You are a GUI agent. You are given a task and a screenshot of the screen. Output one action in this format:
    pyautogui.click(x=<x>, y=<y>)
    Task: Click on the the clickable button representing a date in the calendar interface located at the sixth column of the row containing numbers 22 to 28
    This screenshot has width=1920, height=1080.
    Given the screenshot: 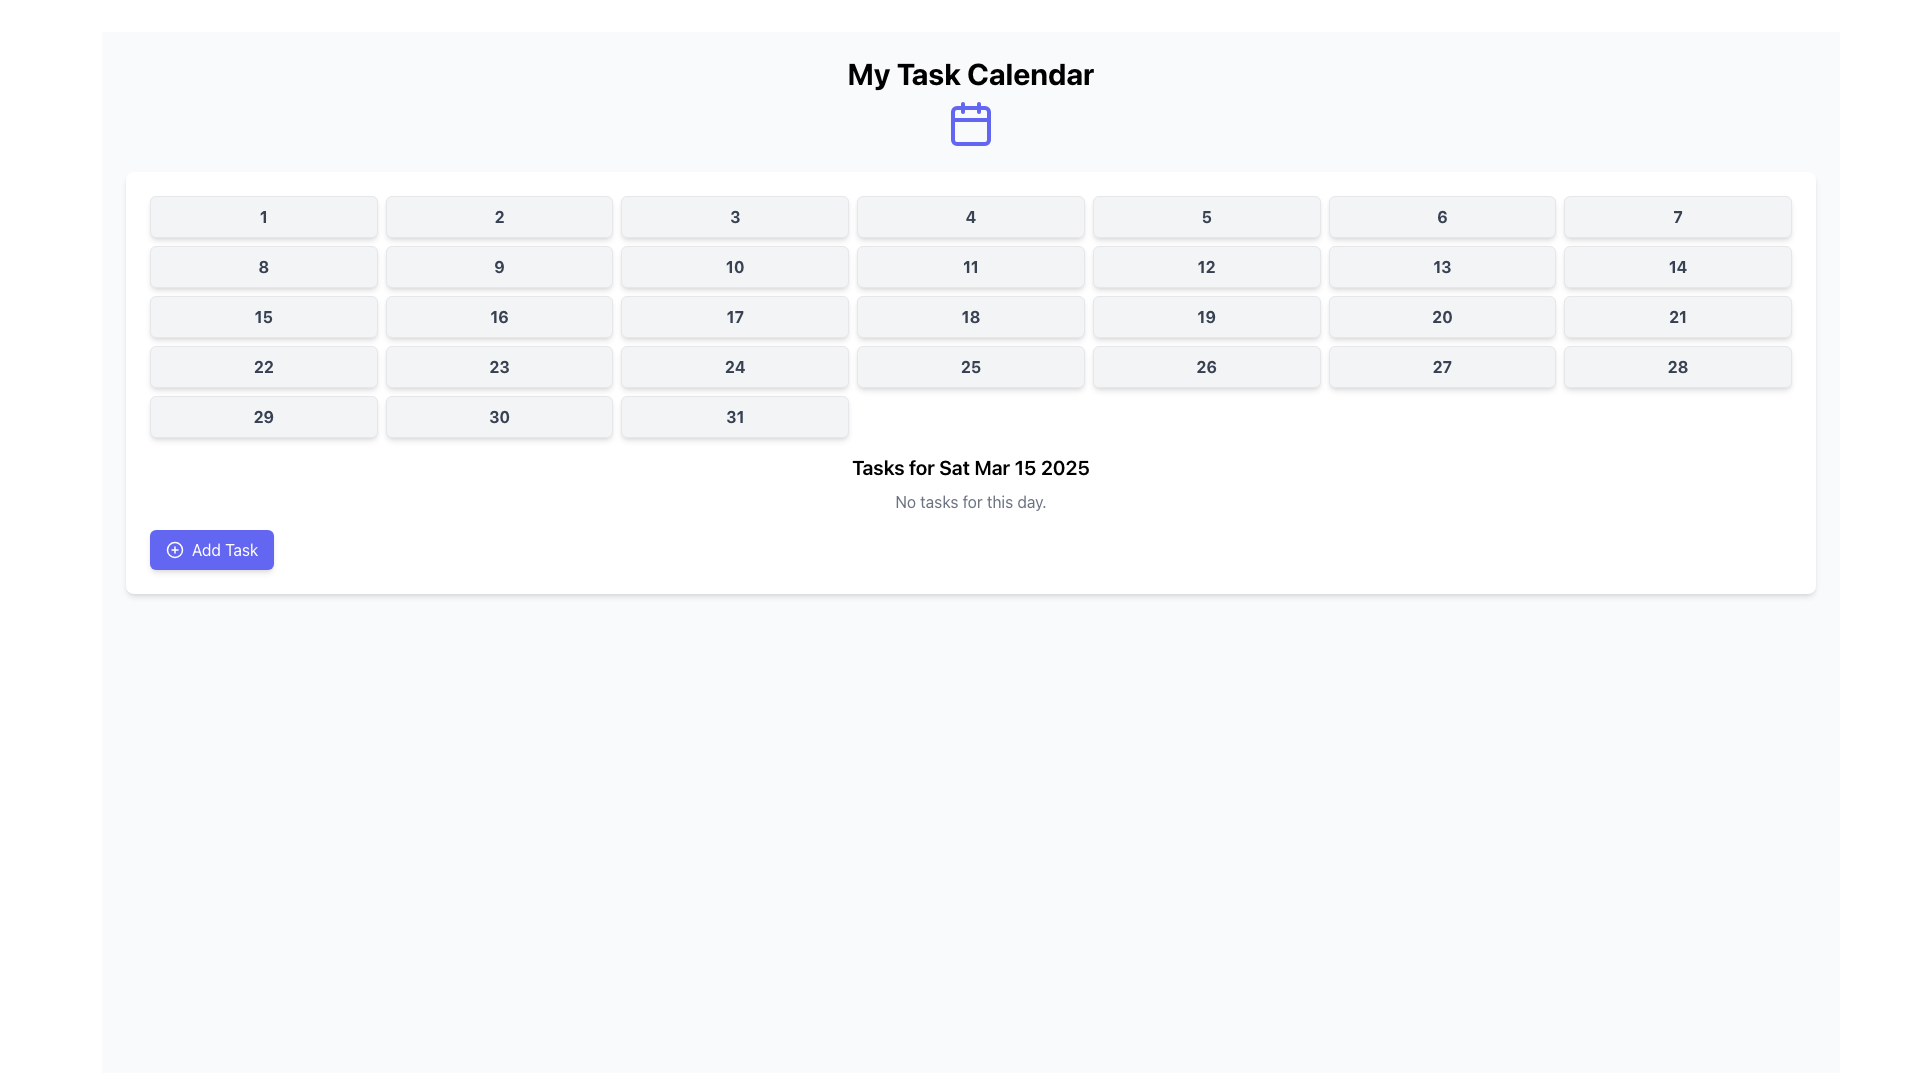 What is the action you would take?
    pyautogui.click(x=1205, y=366)
    